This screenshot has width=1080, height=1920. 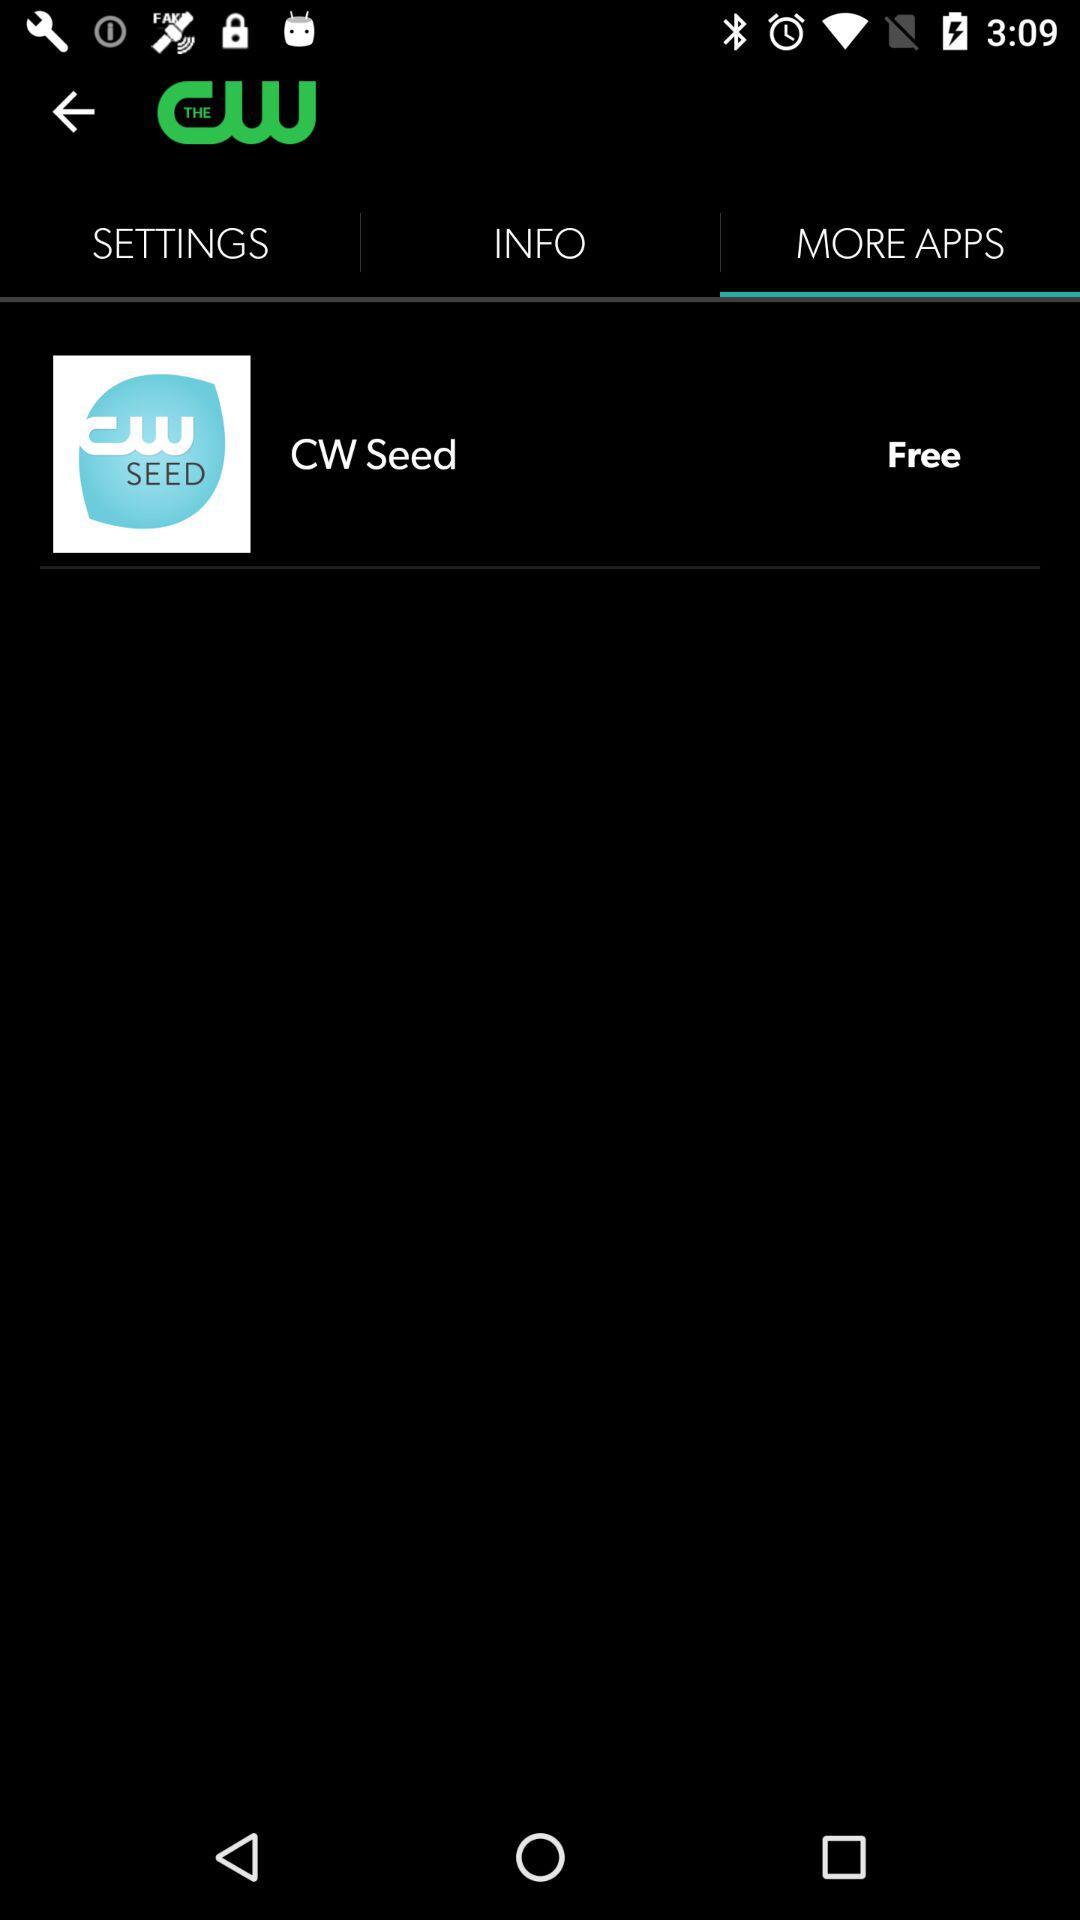 What do you see at coordinates (540, 242) in the screenshot?
I see `item to the left of more apps` at bounding box center [540, 242].